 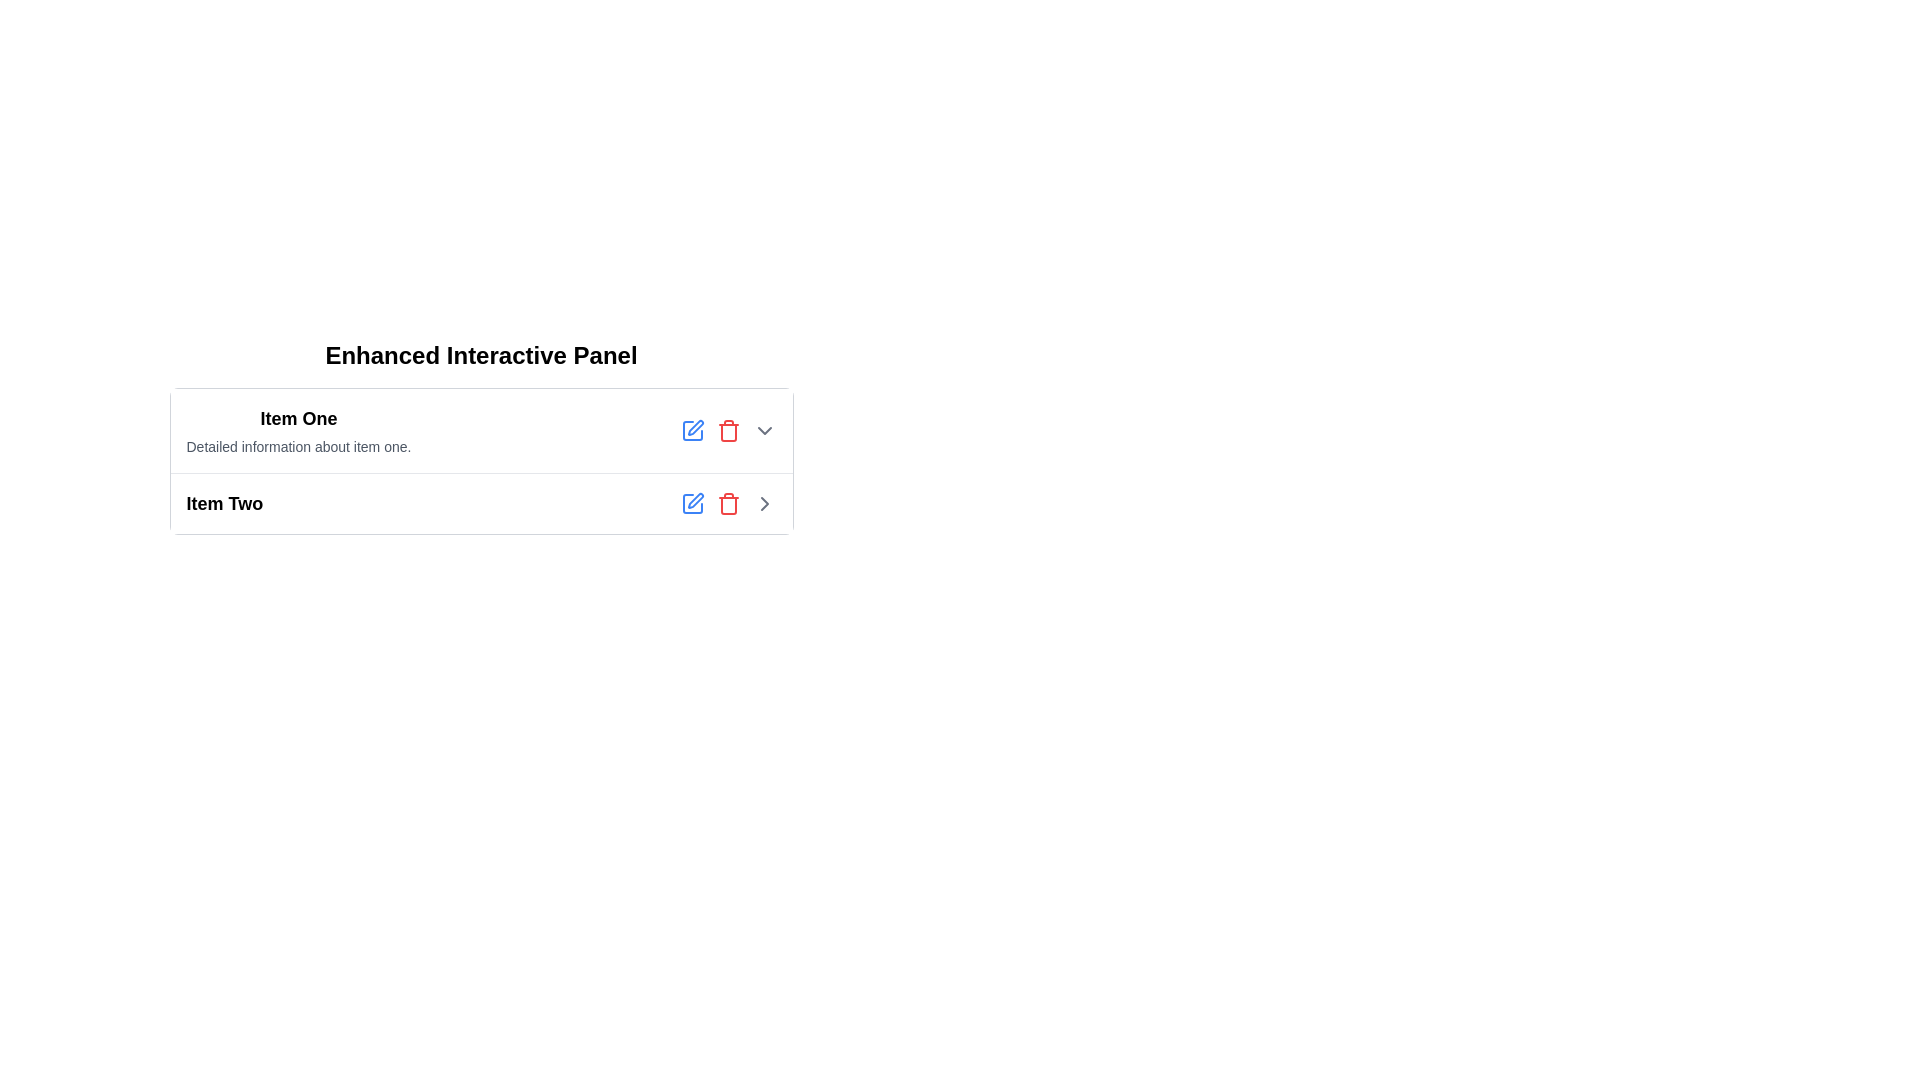 I want to click on the pen icon SVG graphic associated with the edit functionality, located in the actionable area next to 'Item Two', so click(x=695, y=500).